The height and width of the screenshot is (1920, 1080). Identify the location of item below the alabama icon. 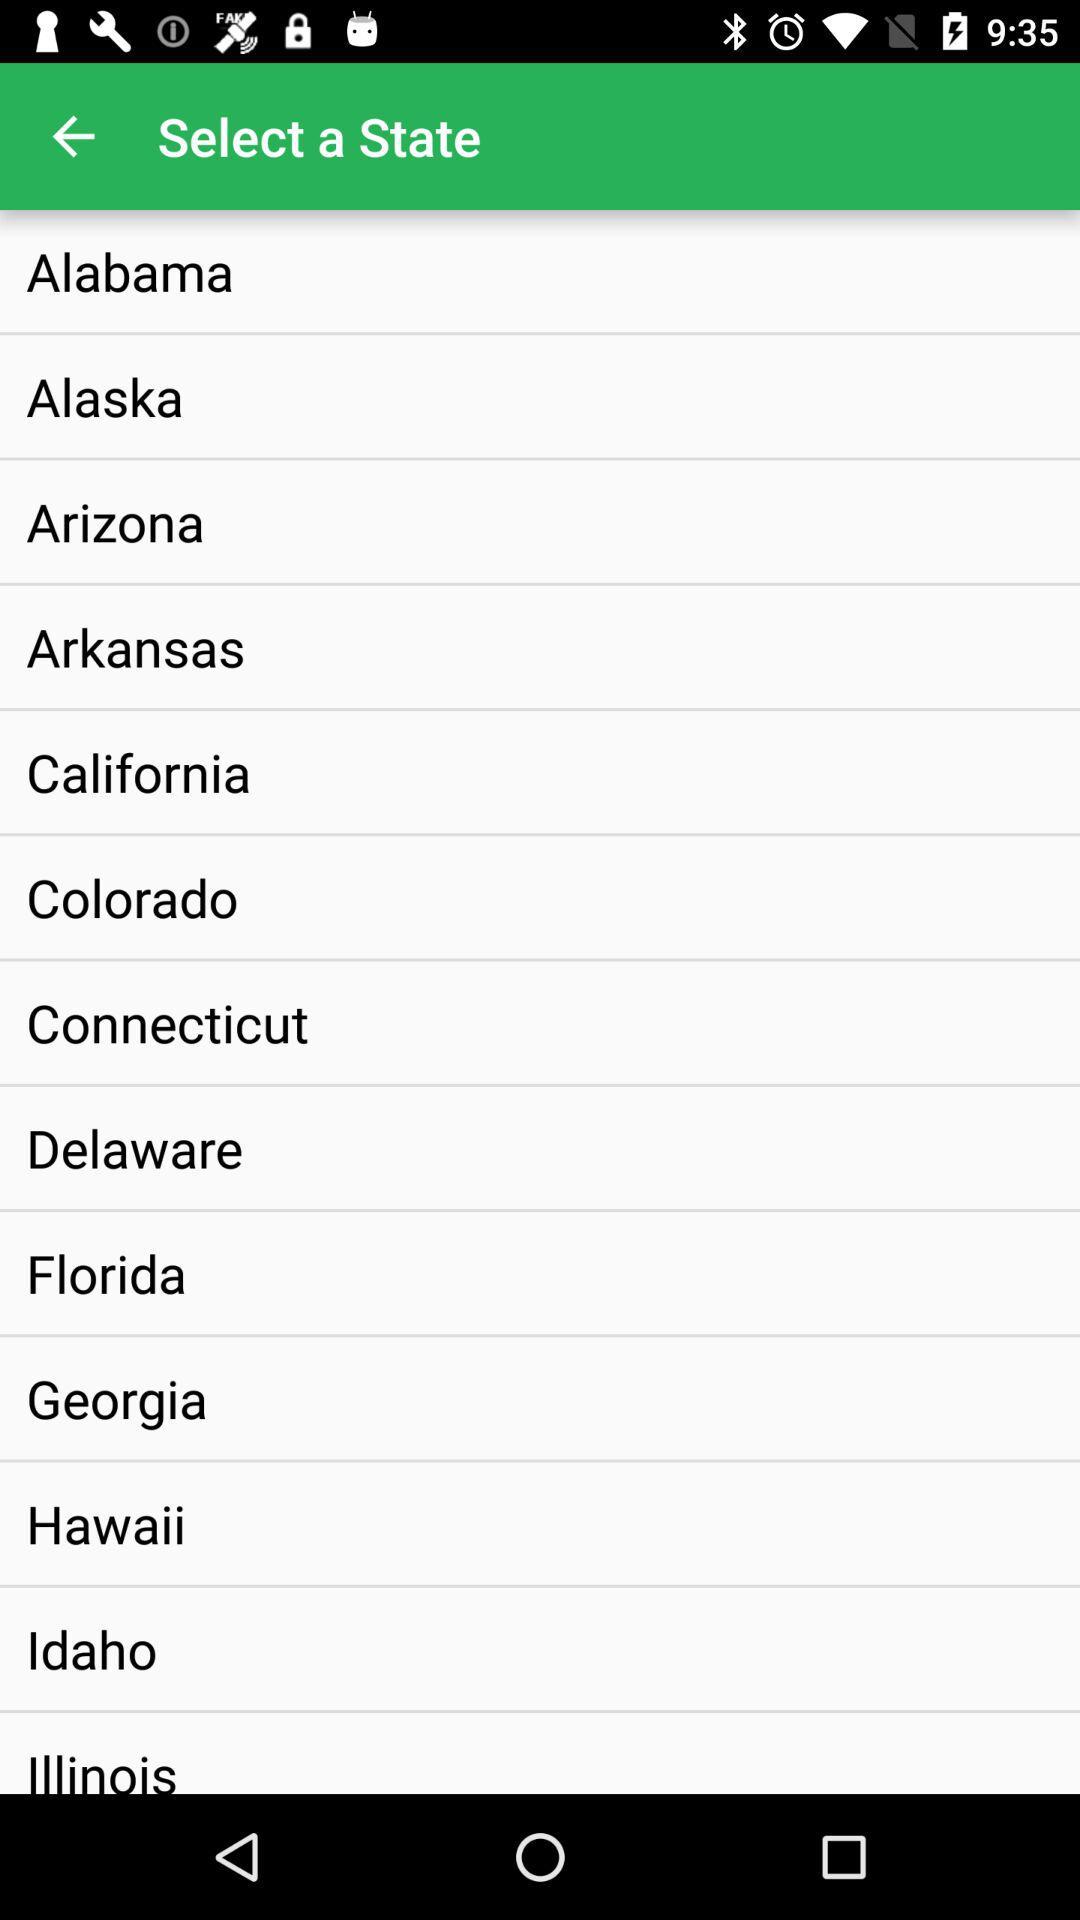
(104, 396).